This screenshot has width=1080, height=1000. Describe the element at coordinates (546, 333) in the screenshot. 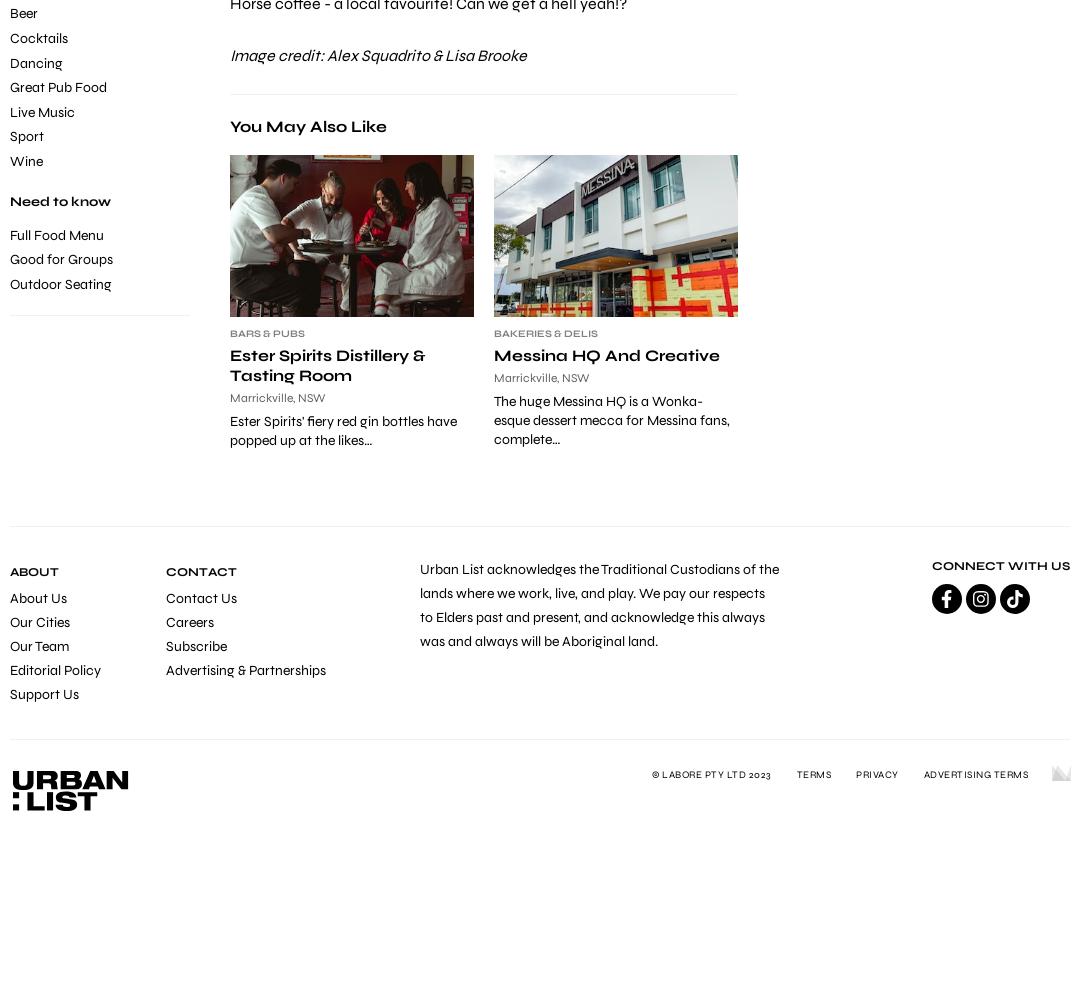

I see `'Bakeries & Delis'` at that location.